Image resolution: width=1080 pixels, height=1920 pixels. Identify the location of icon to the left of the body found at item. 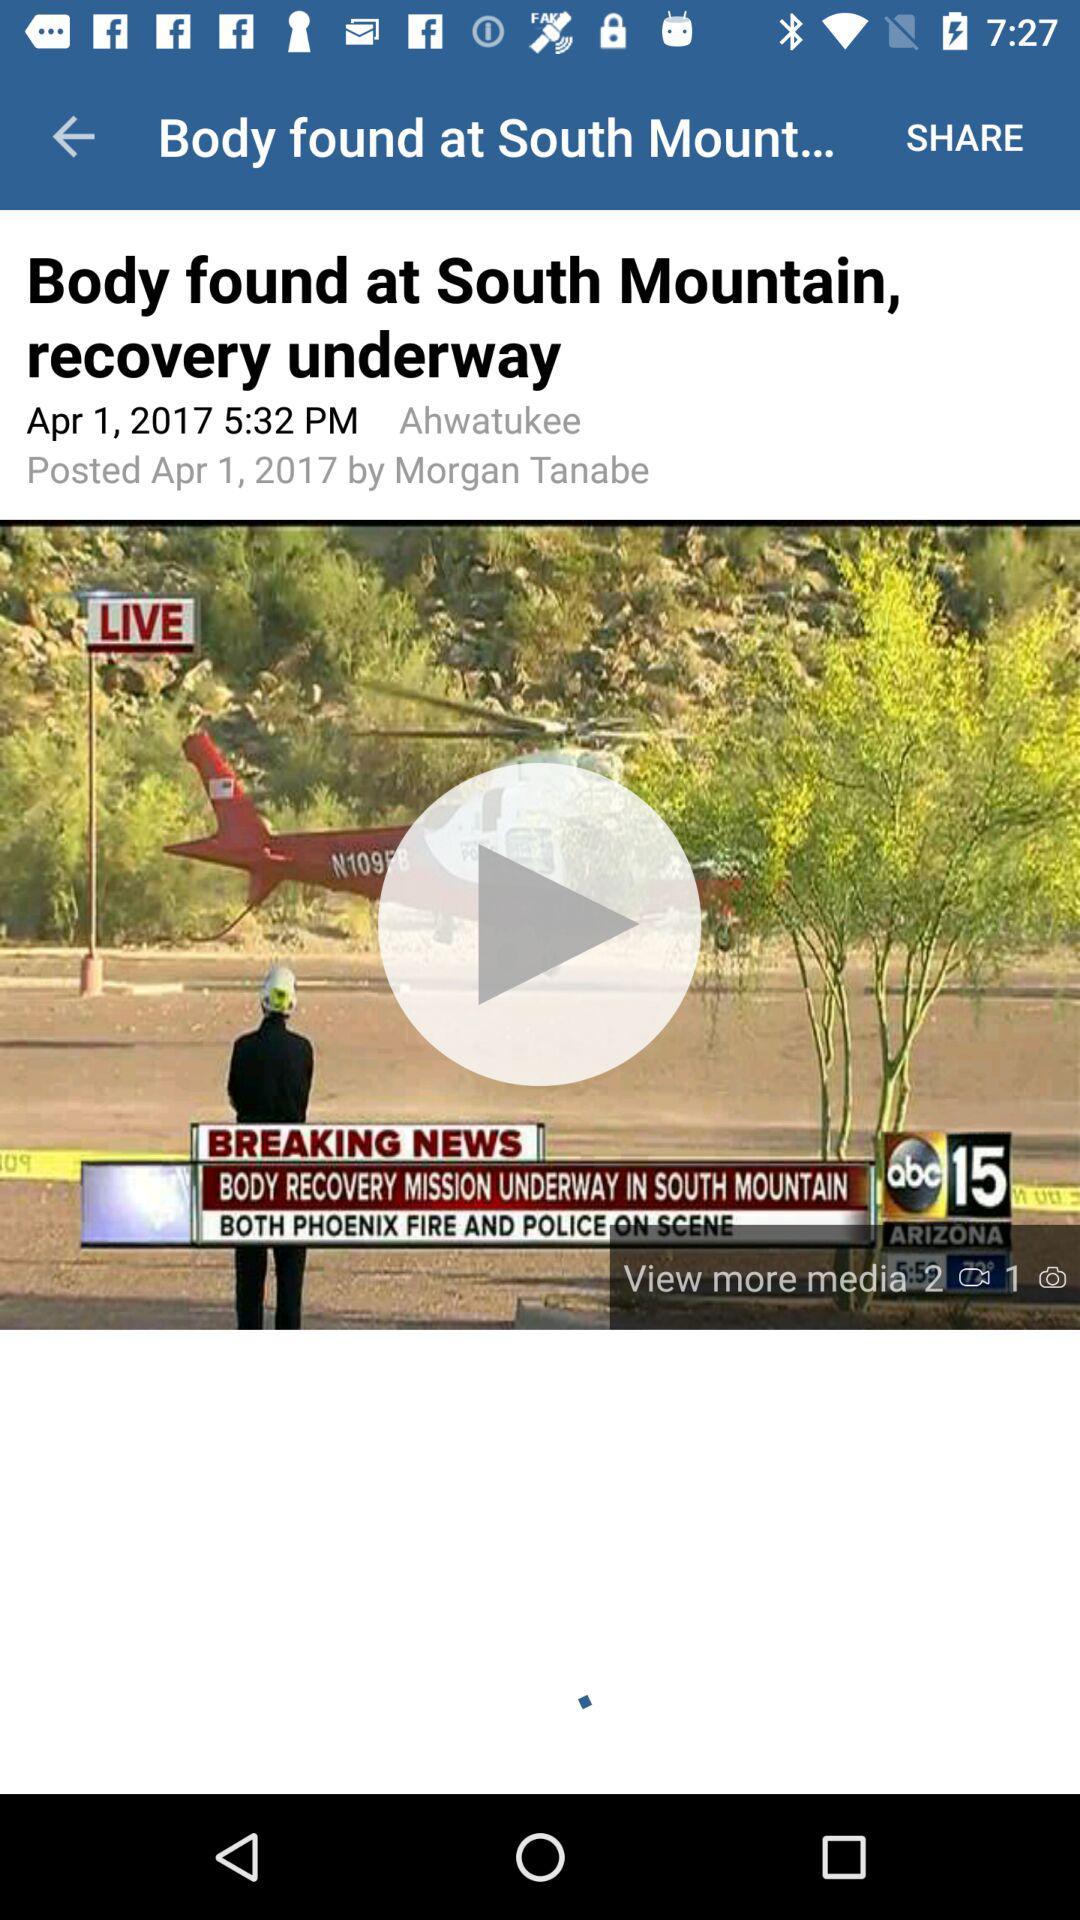
(72, 135).